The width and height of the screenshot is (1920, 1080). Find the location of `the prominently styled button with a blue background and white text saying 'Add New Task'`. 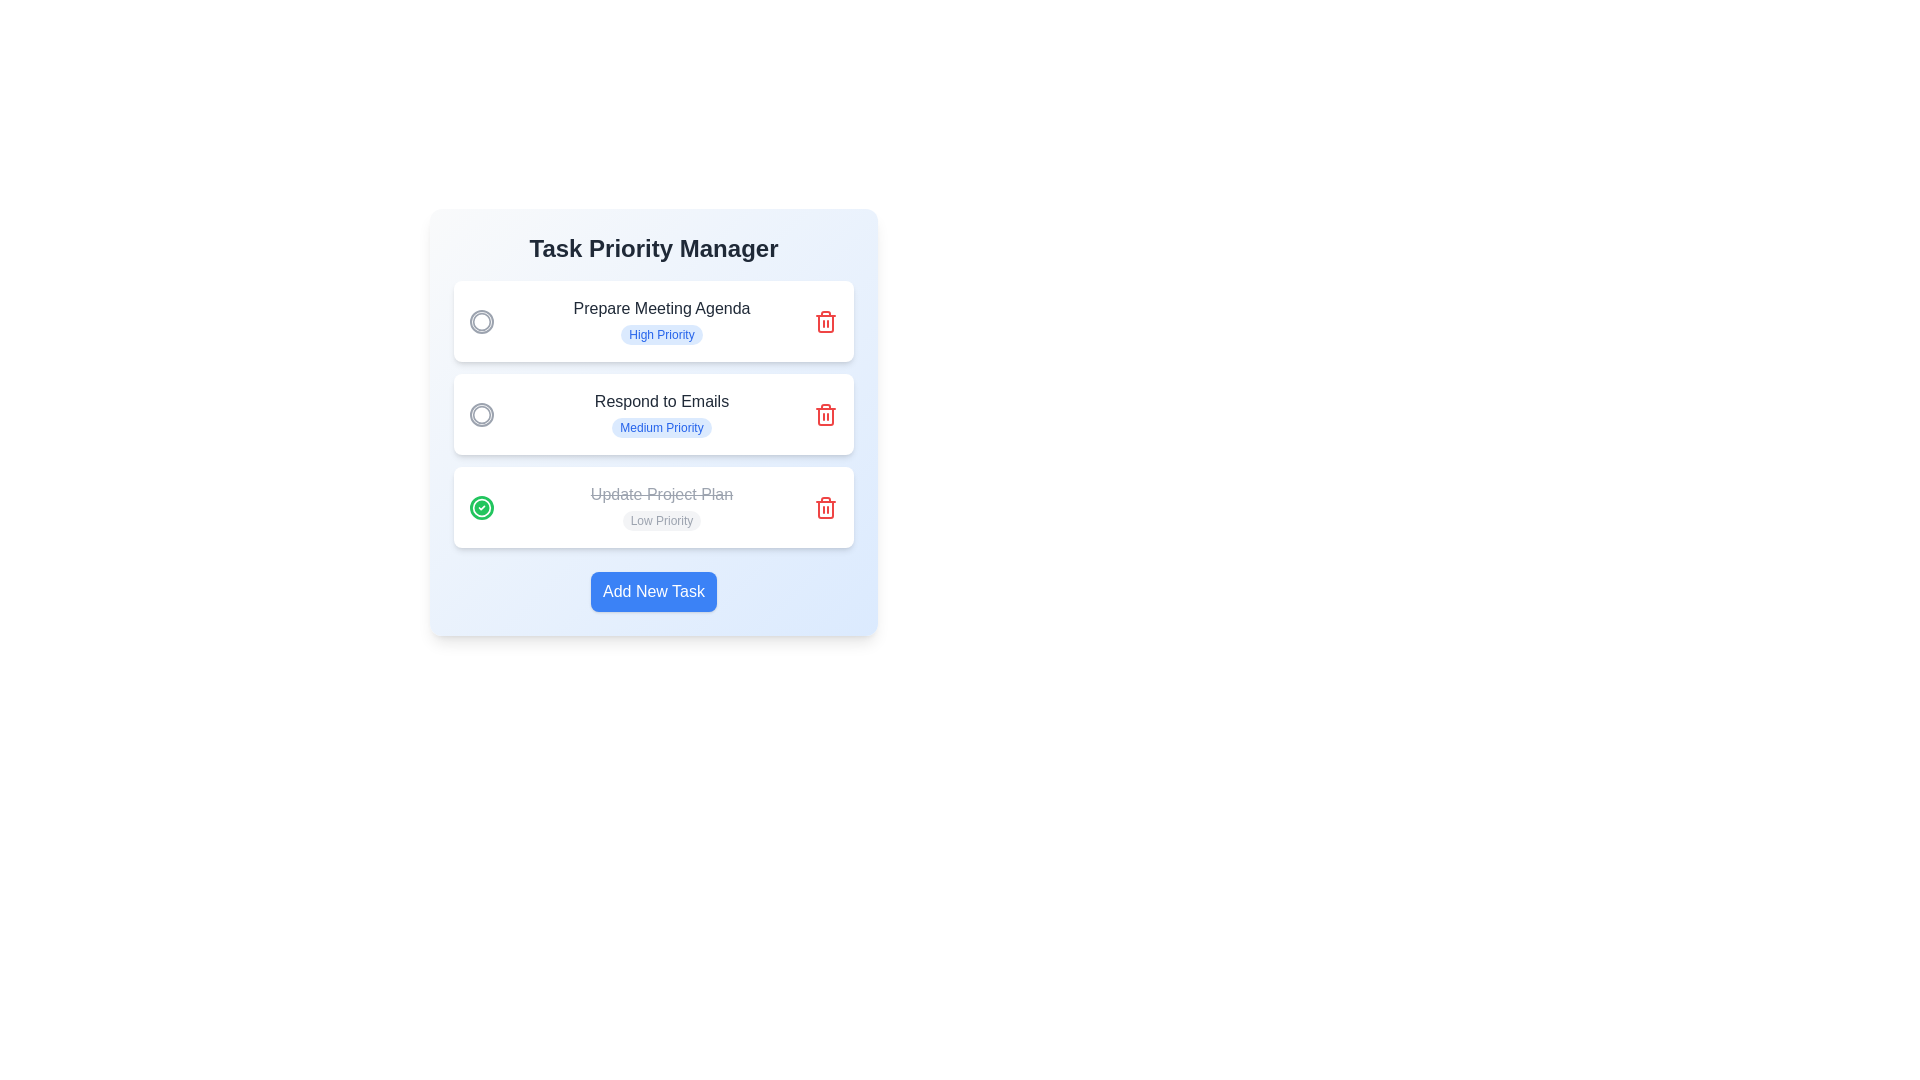

the prominently styled button with a blue background and white text saying 'Add New Task' is located at coordinates (653, 590).